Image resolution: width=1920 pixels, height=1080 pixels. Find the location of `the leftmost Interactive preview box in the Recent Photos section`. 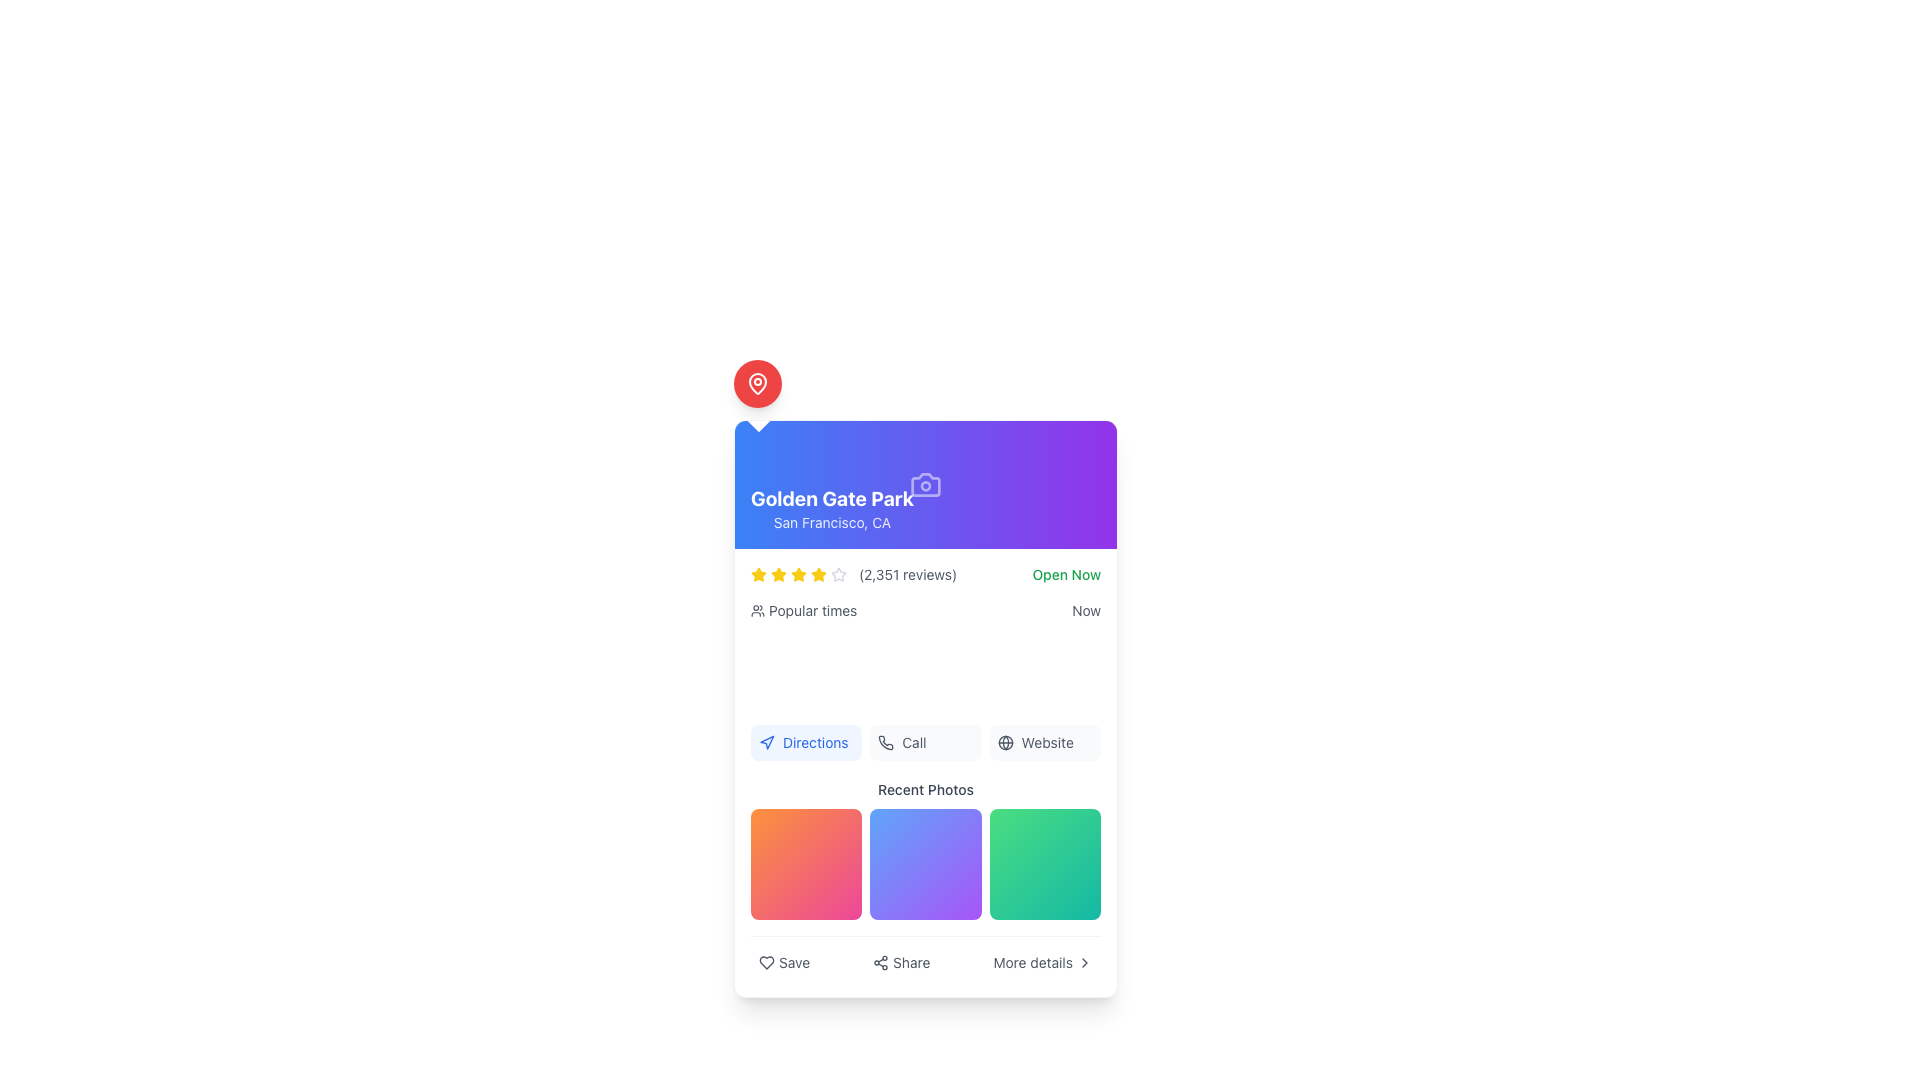

the leftmost Interactive preview box in the Recent Photos section is located at coordinates (806, 863).